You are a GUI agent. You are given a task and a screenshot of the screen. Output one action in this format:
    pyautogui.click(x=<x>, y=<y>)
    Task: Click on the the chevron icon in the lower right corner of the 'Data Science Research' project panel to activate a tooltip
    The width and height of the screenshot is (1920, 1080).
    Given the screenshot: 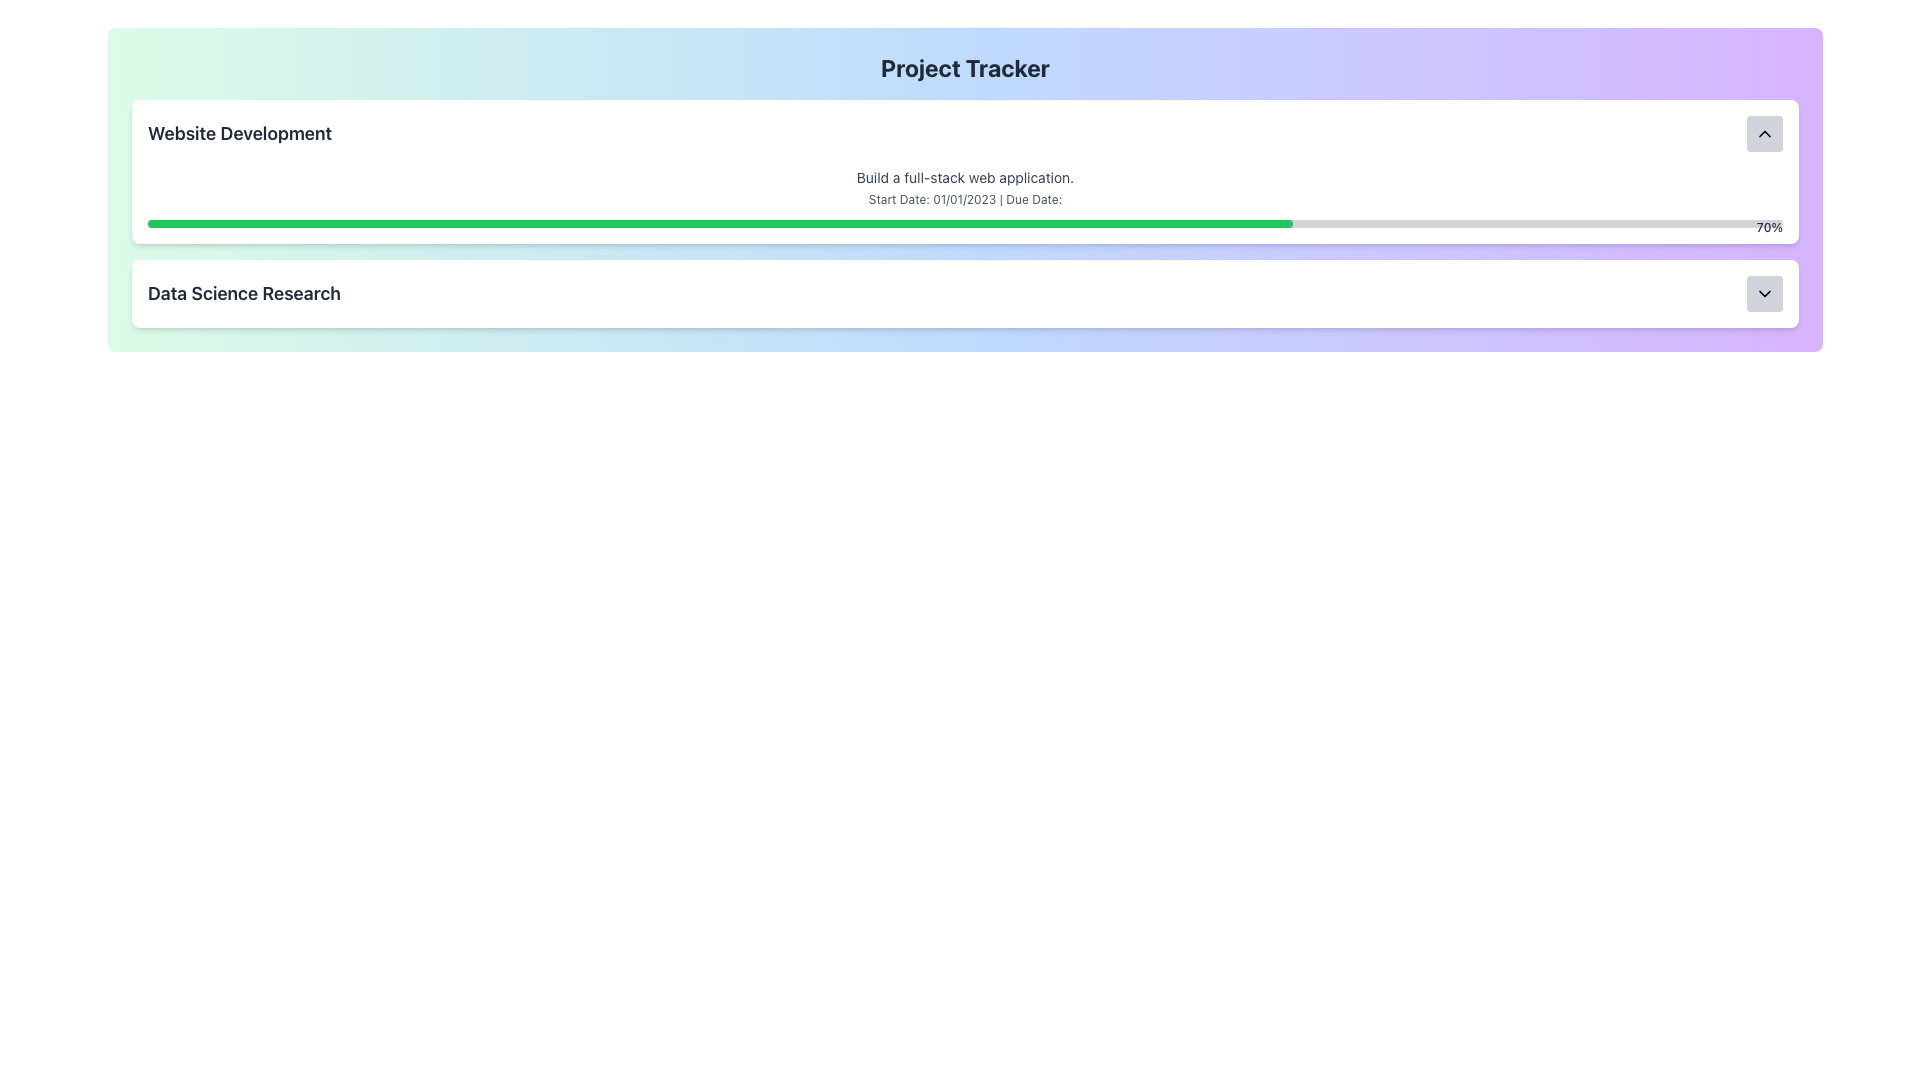 What is the action you would take?
    pyautogui.click(x=1765, y=293)
    